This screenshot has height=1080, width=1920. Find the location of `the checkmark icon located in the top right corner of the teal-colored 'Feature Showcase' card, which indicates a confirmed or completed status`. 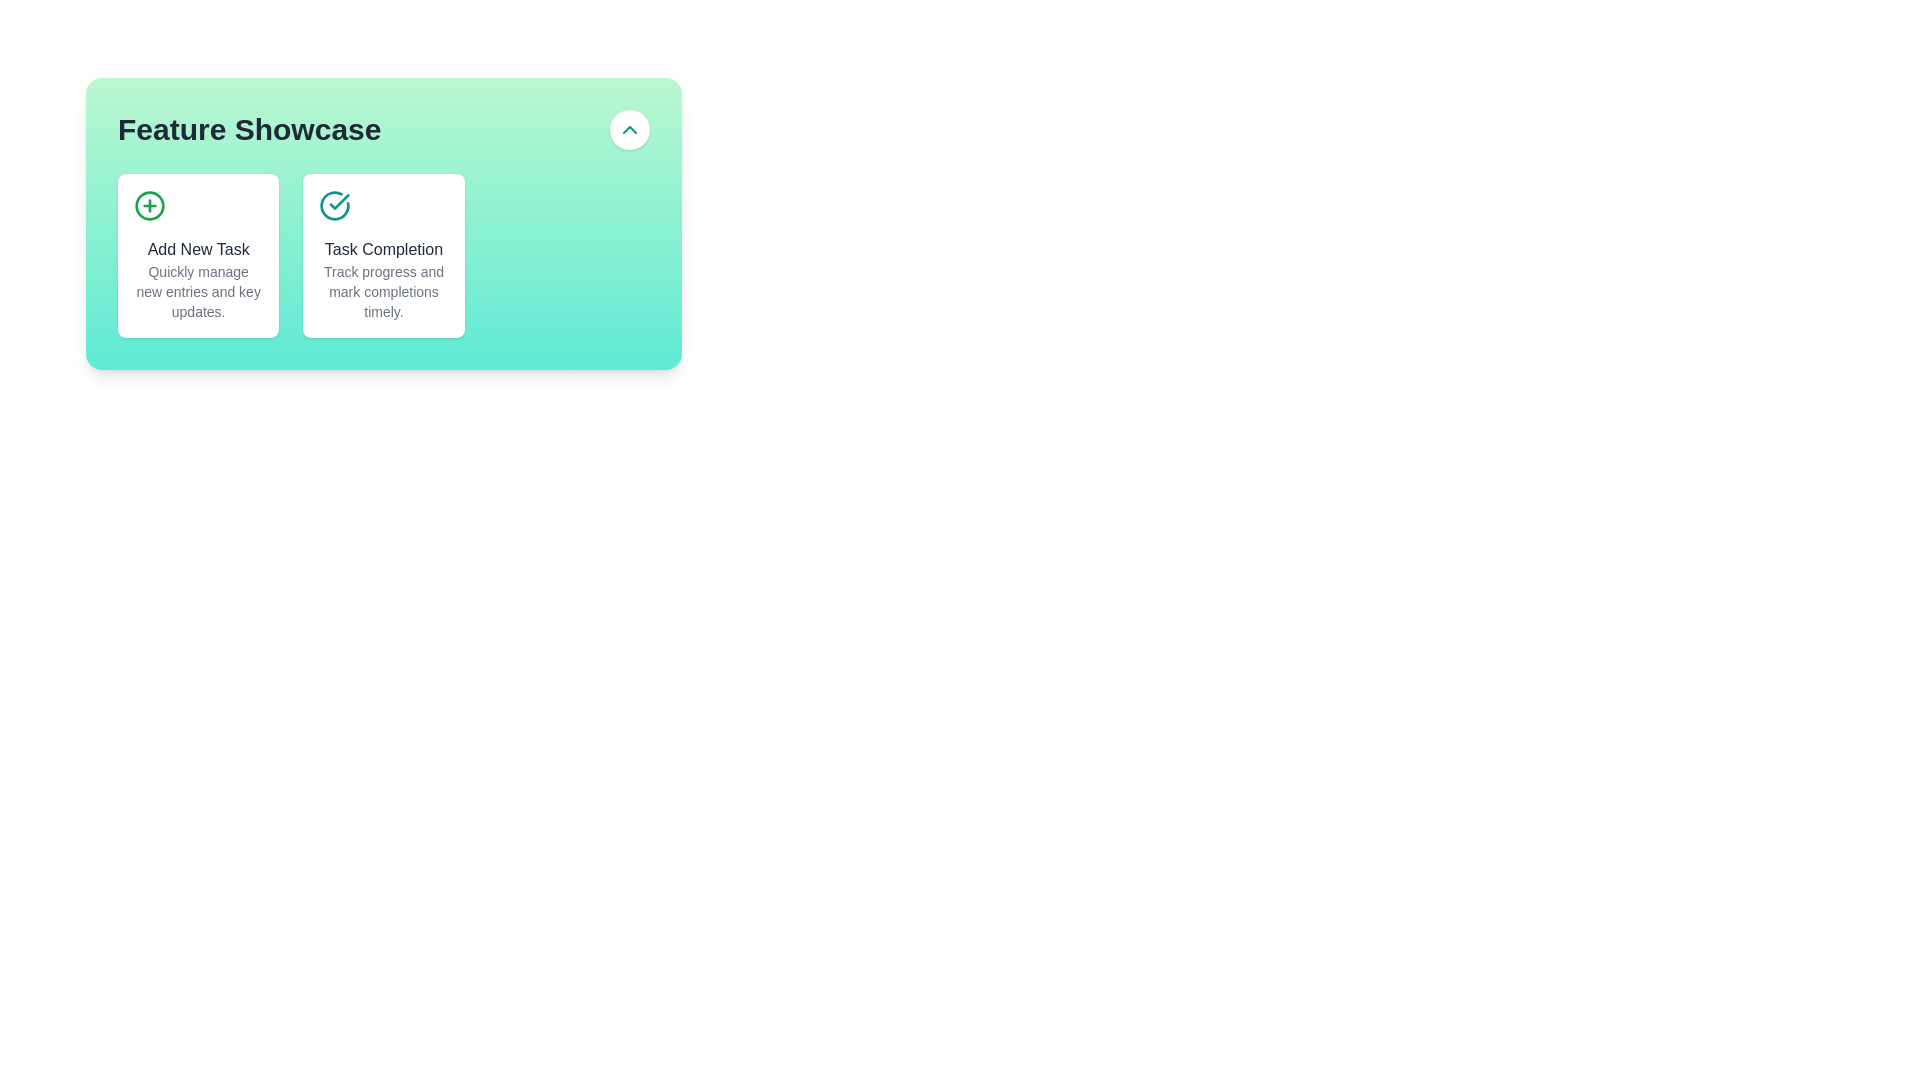

the checkmark icon located in the top right corner of the teal-colored 'Feature Showcase' card, which indicates a confirmed or completed status is located at coordinates (340, 201).